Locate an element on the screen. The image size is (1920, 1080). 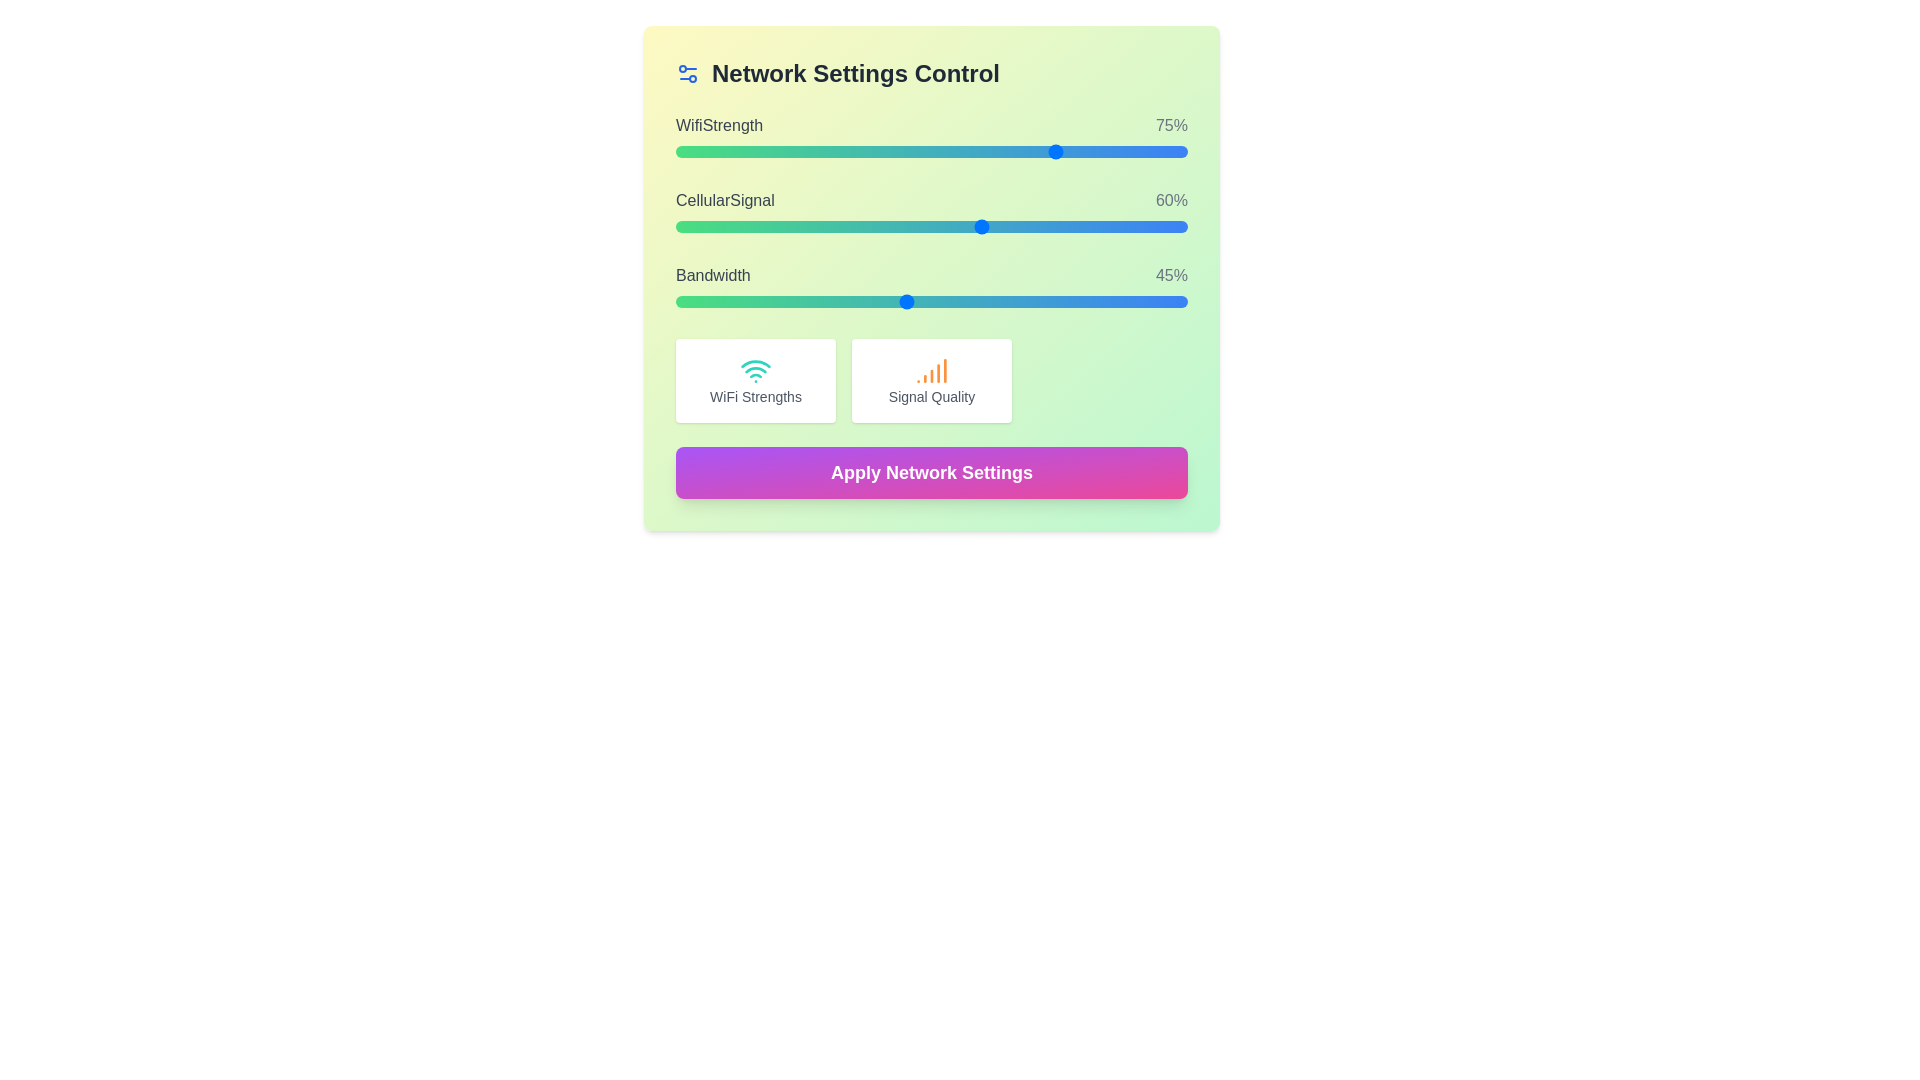
the text label displaying '75%' in a gray font, styled as 'text-gray-500', located on the far right of the 'Network Settings Control' interface is located at coordinates (1171, 126).